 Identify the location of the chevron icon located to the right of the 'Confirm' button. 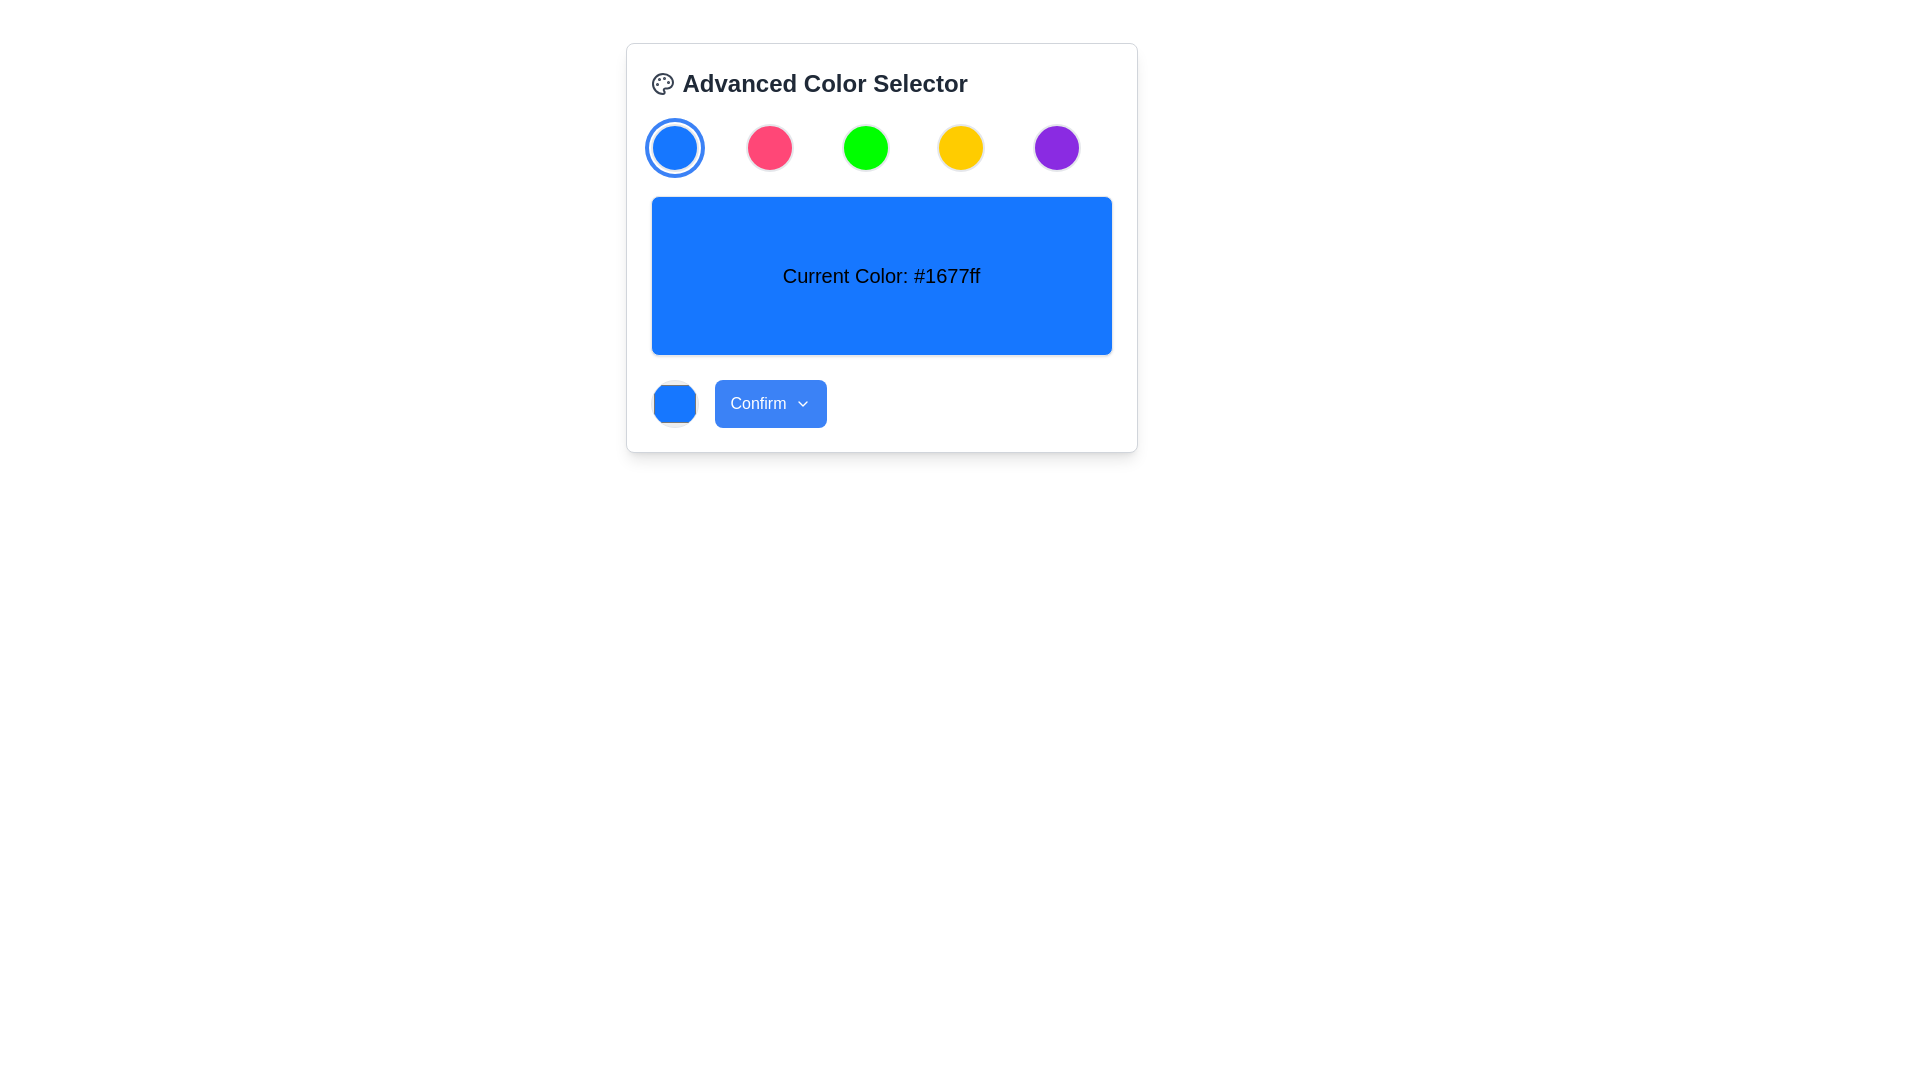
(802, 404).